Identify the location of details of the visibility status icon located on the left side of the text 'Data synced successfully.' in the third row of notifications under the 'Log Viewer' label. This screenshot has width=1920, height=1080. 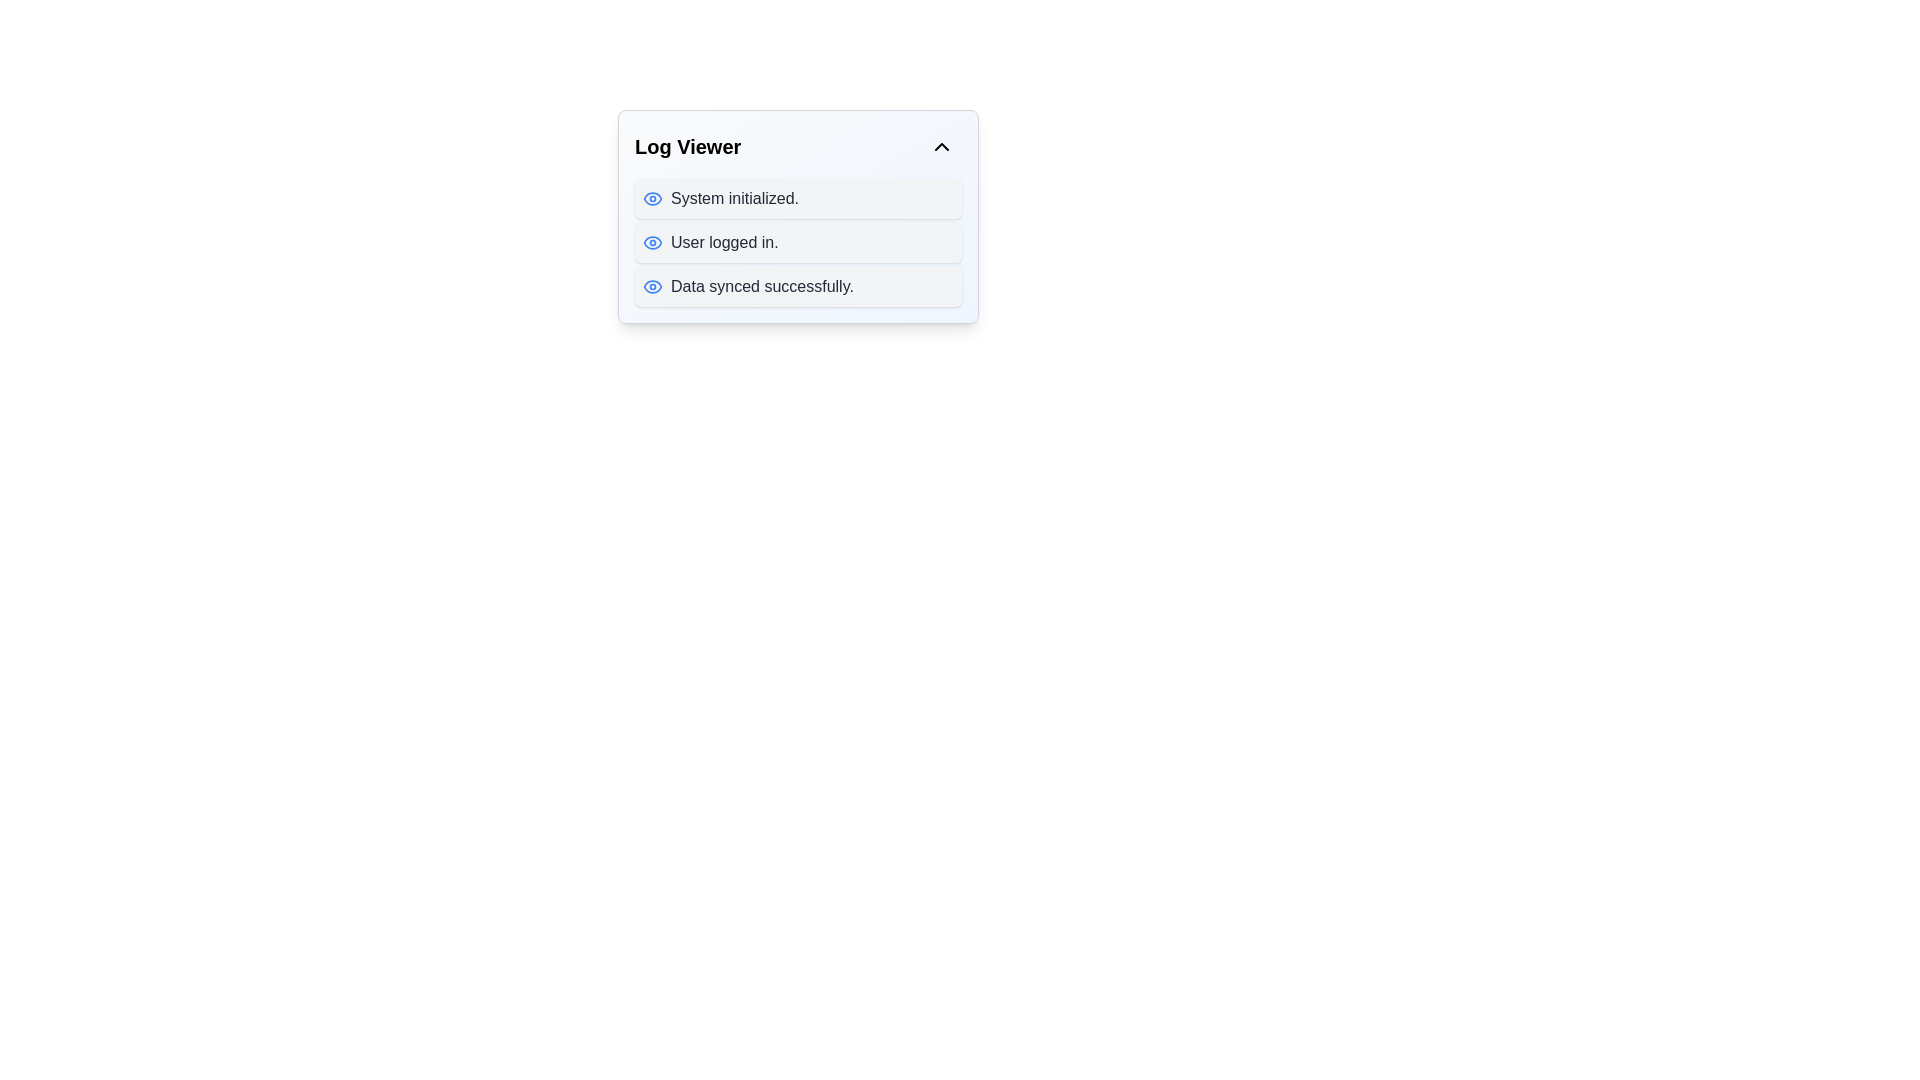
(652, 286).